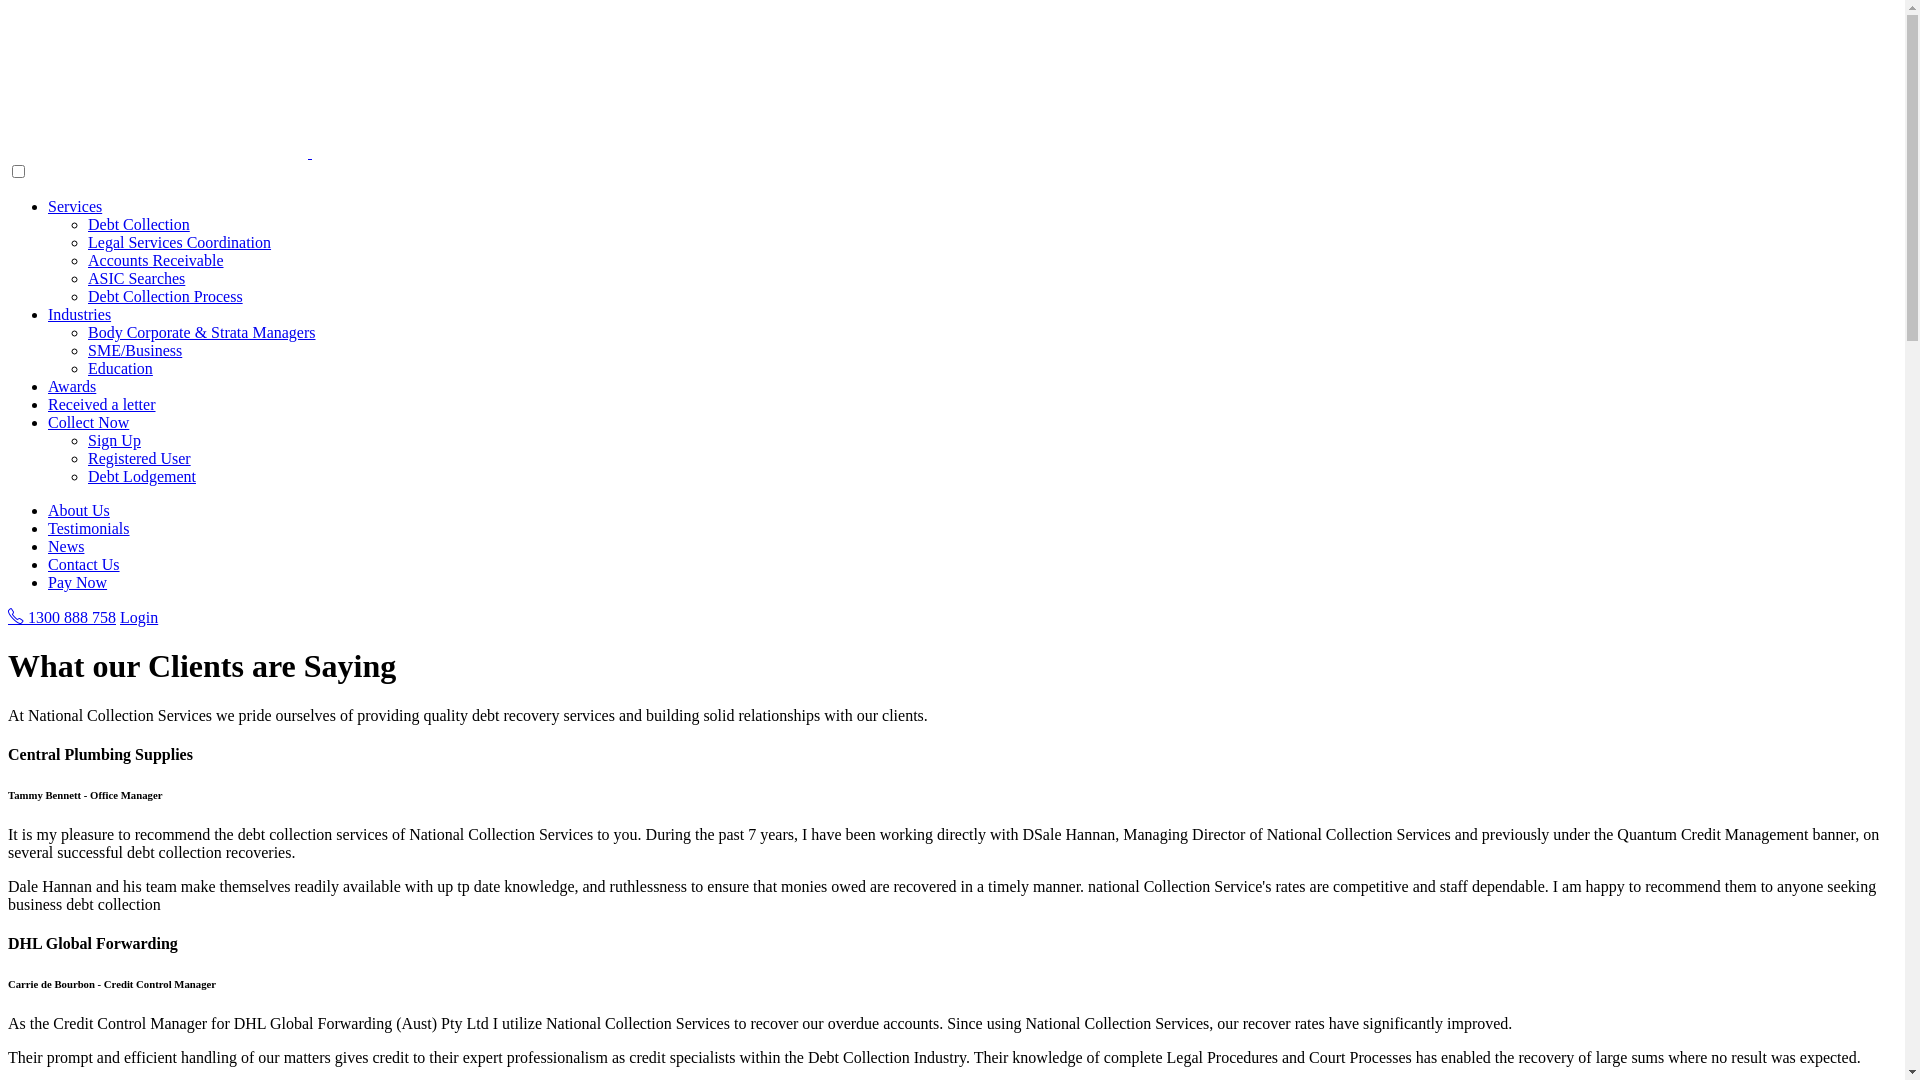 The image size is (1920, 1080). Describe the element at coordinates (88, 527) in the screenshot. I see `'Testimonials'` at that location.